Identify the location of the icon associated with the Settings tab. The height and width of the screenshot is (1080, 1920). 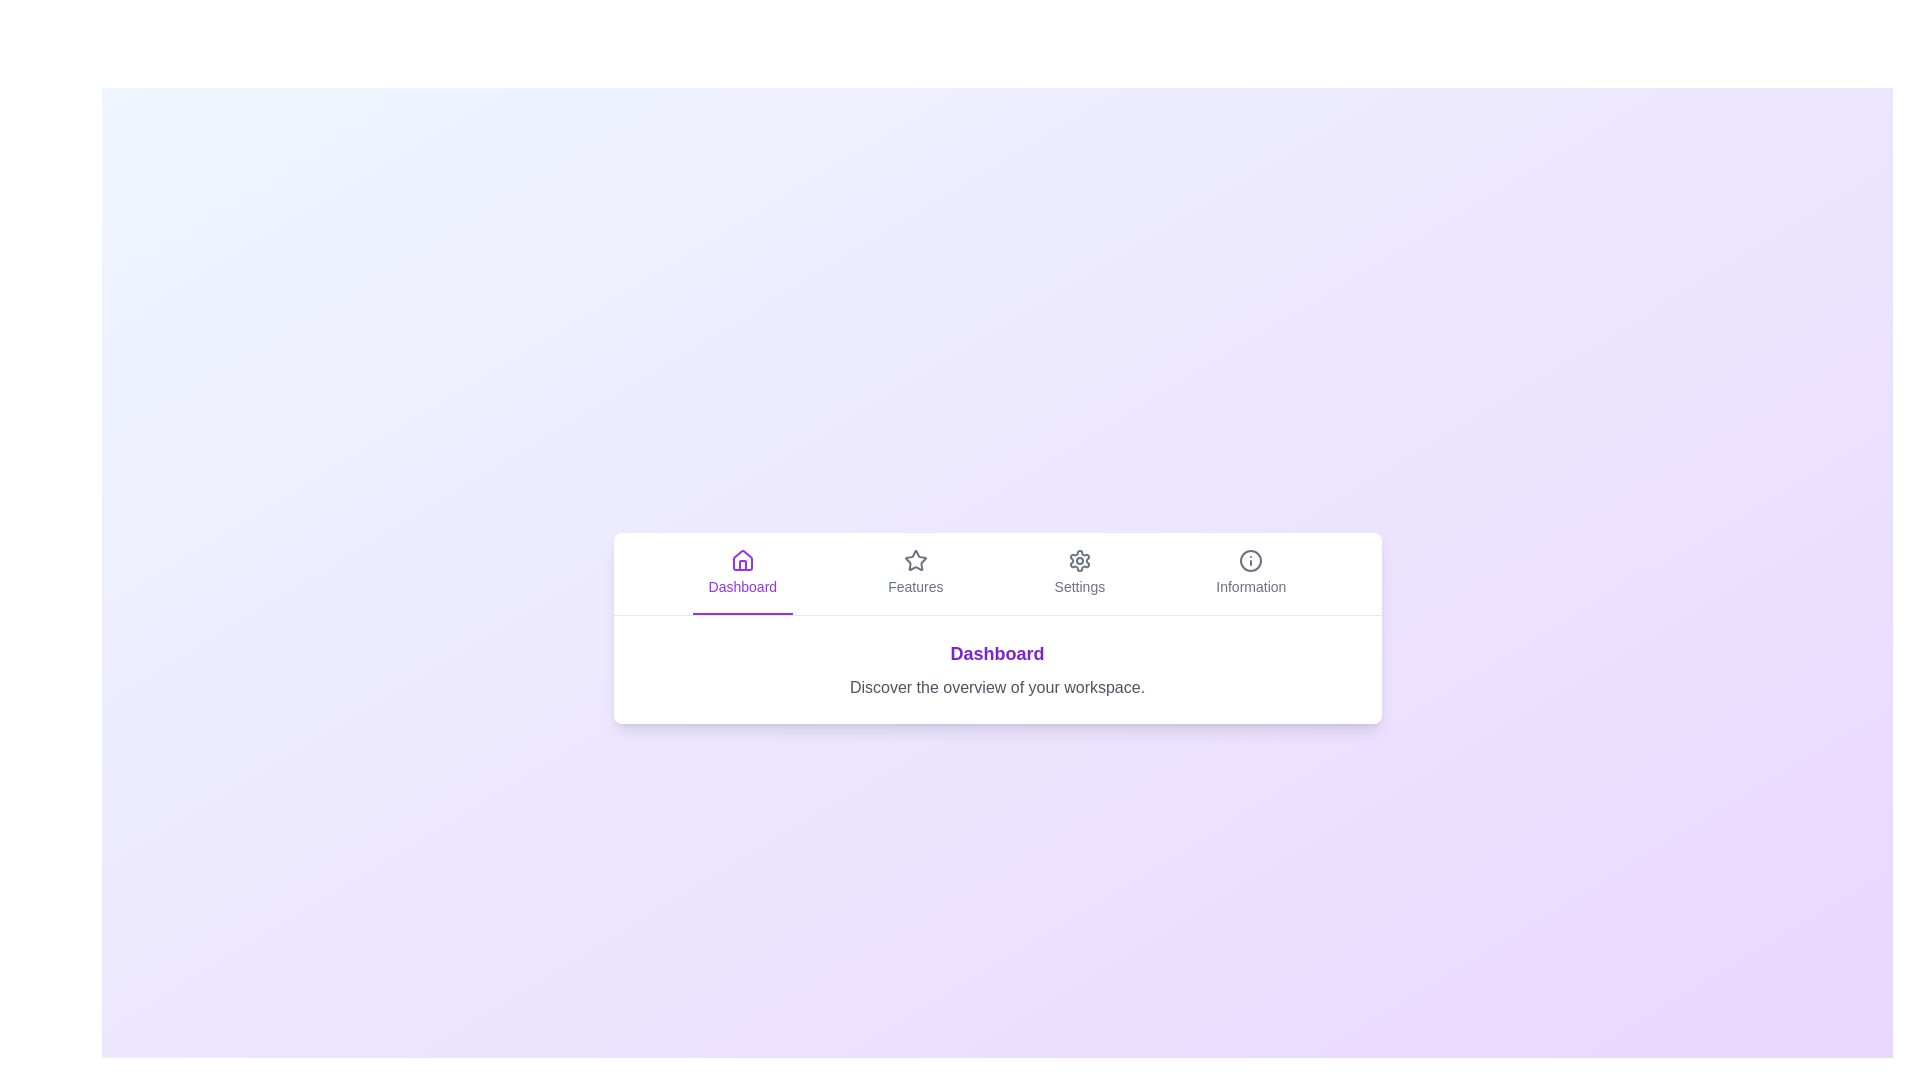
(1078, 560).